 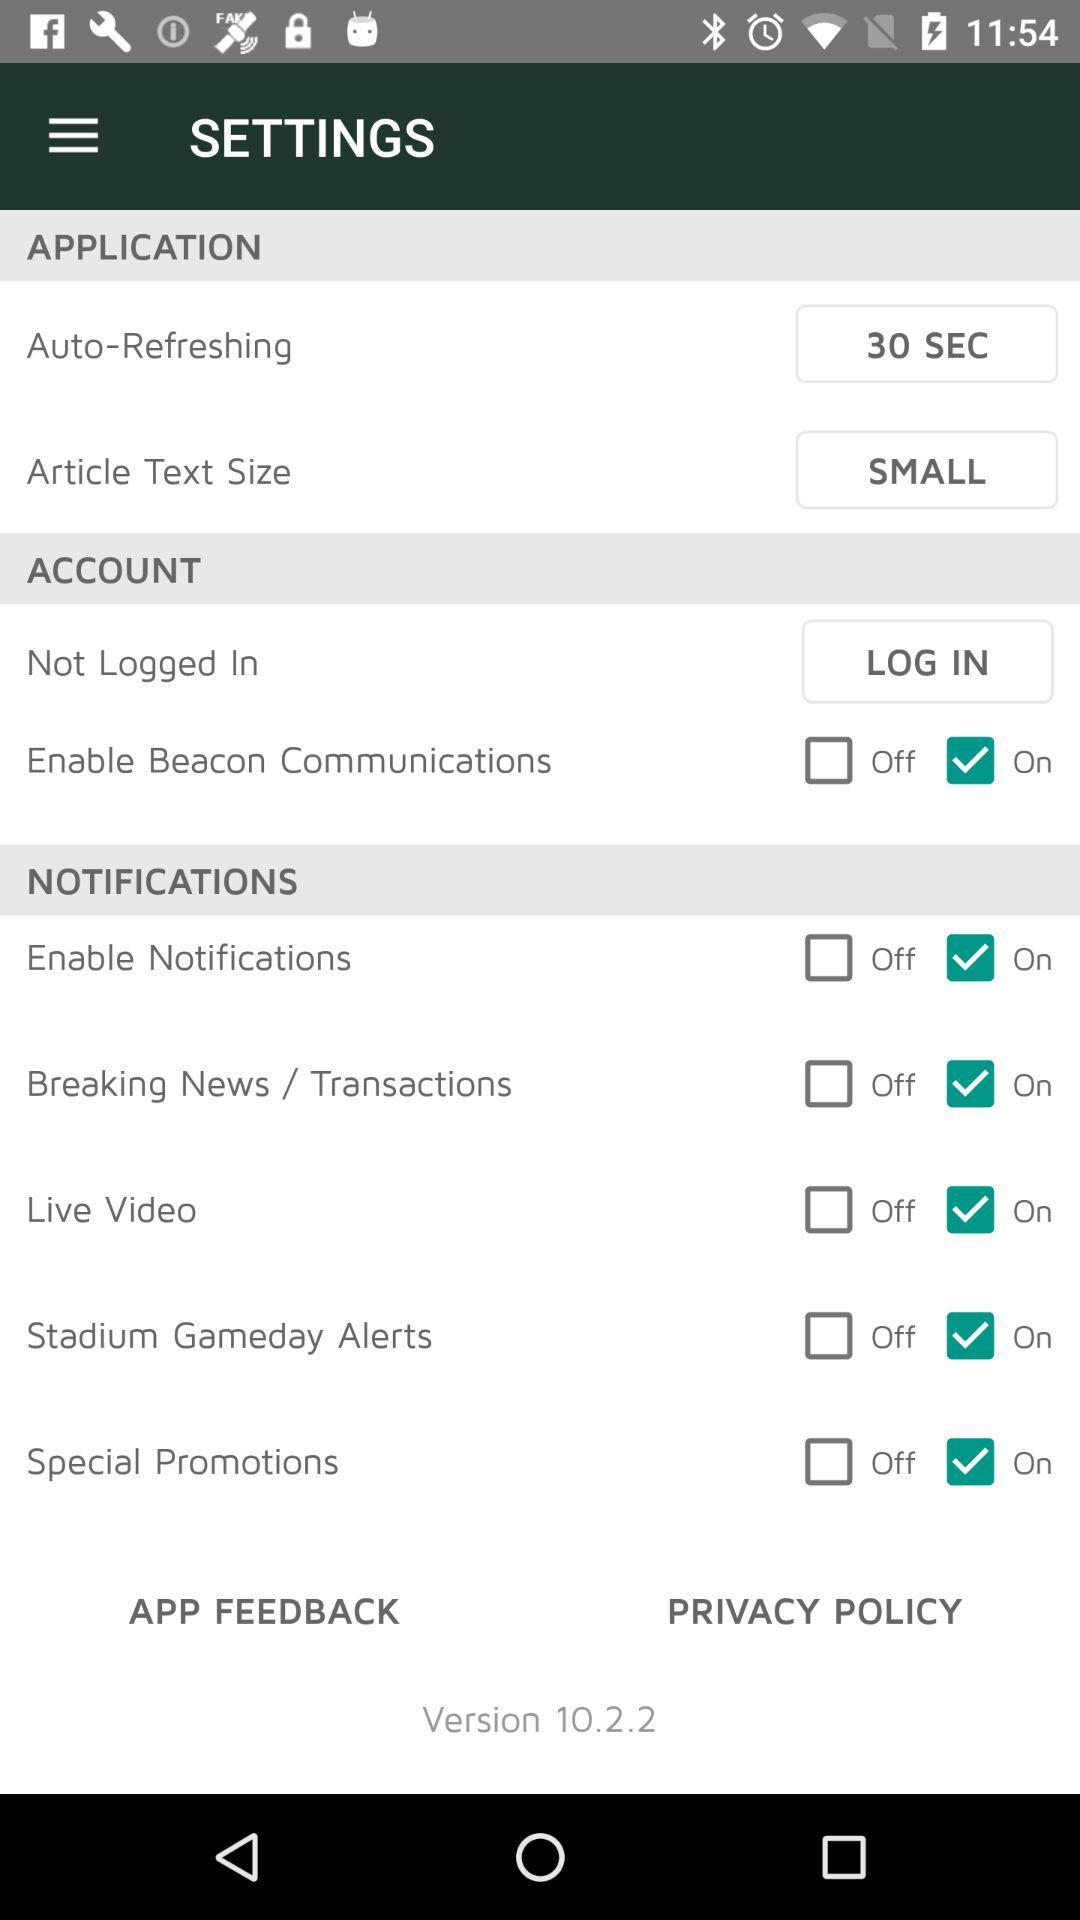 I want to click on the icon below app feedback, so click(x=538, y=1716).